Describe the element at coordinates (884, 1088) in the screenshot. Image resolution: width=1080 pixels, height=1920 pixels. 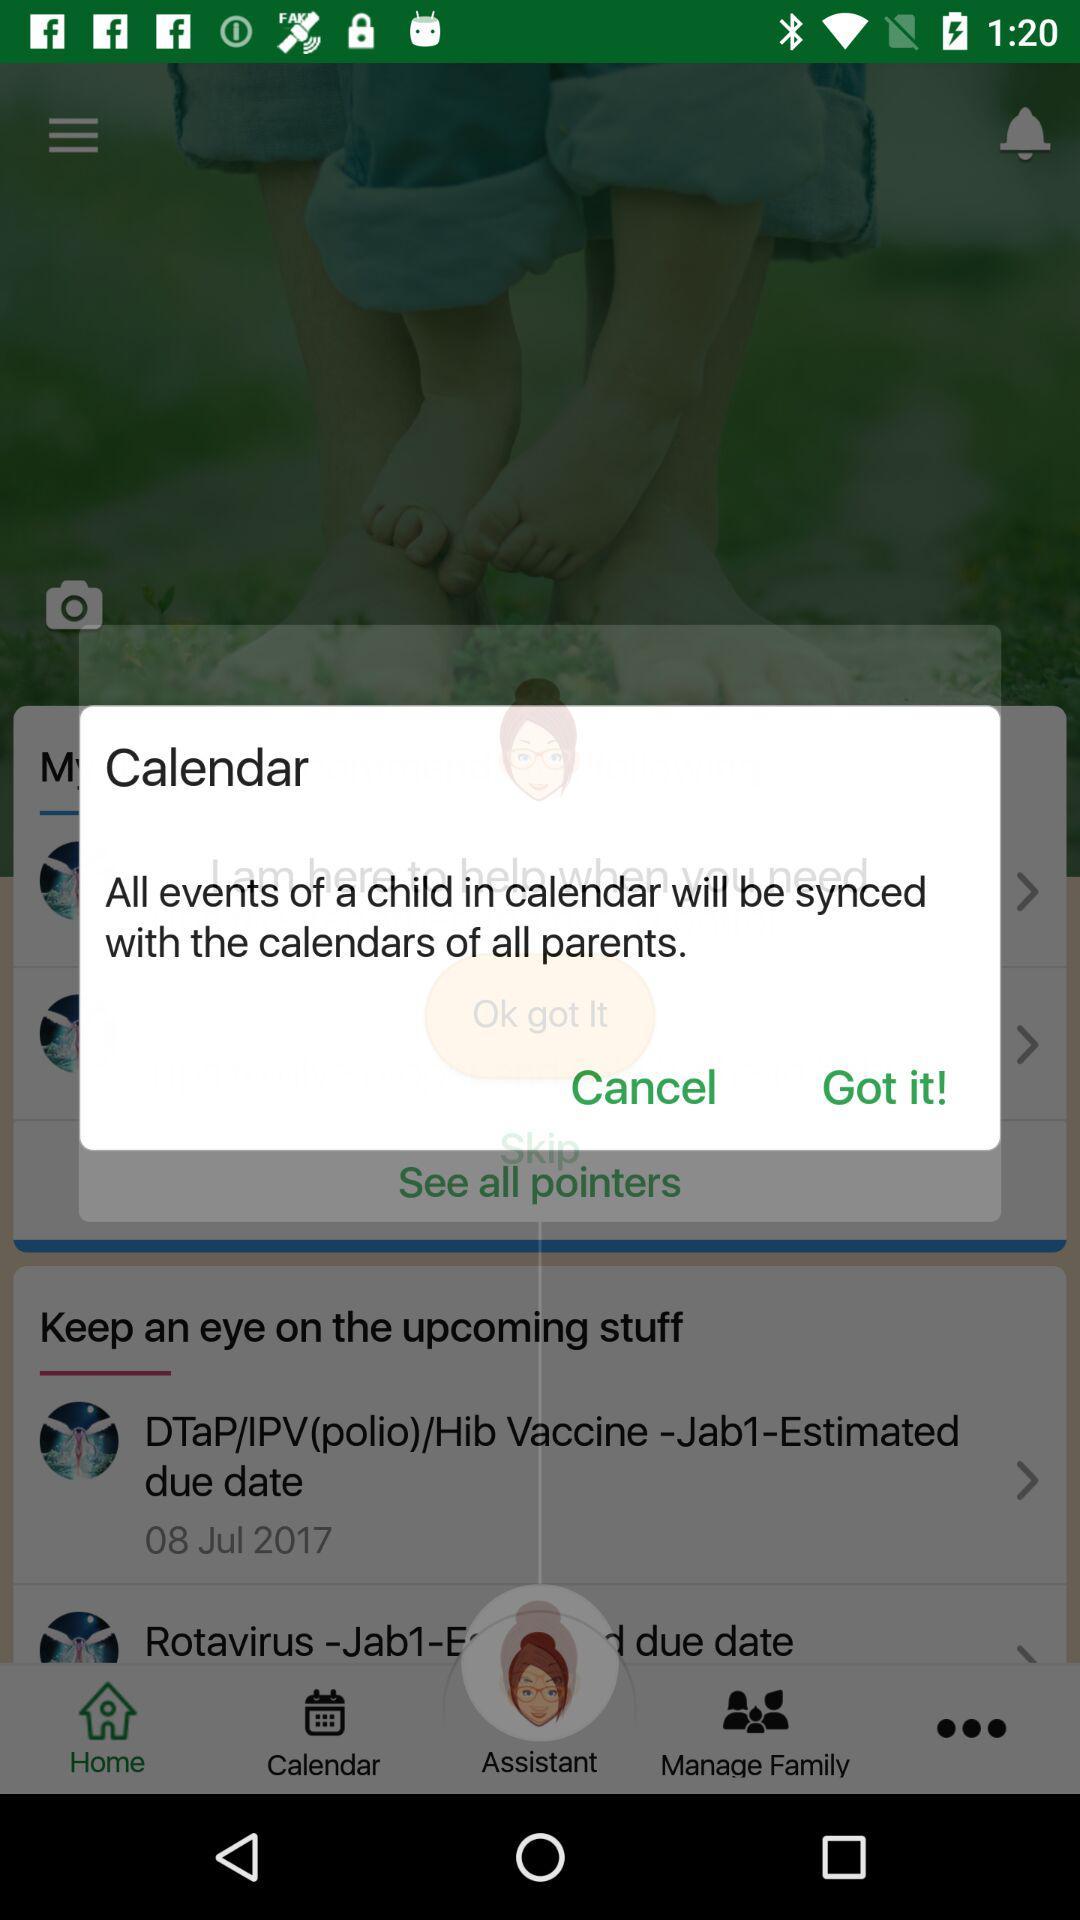
I see `the got it! item` at that location.